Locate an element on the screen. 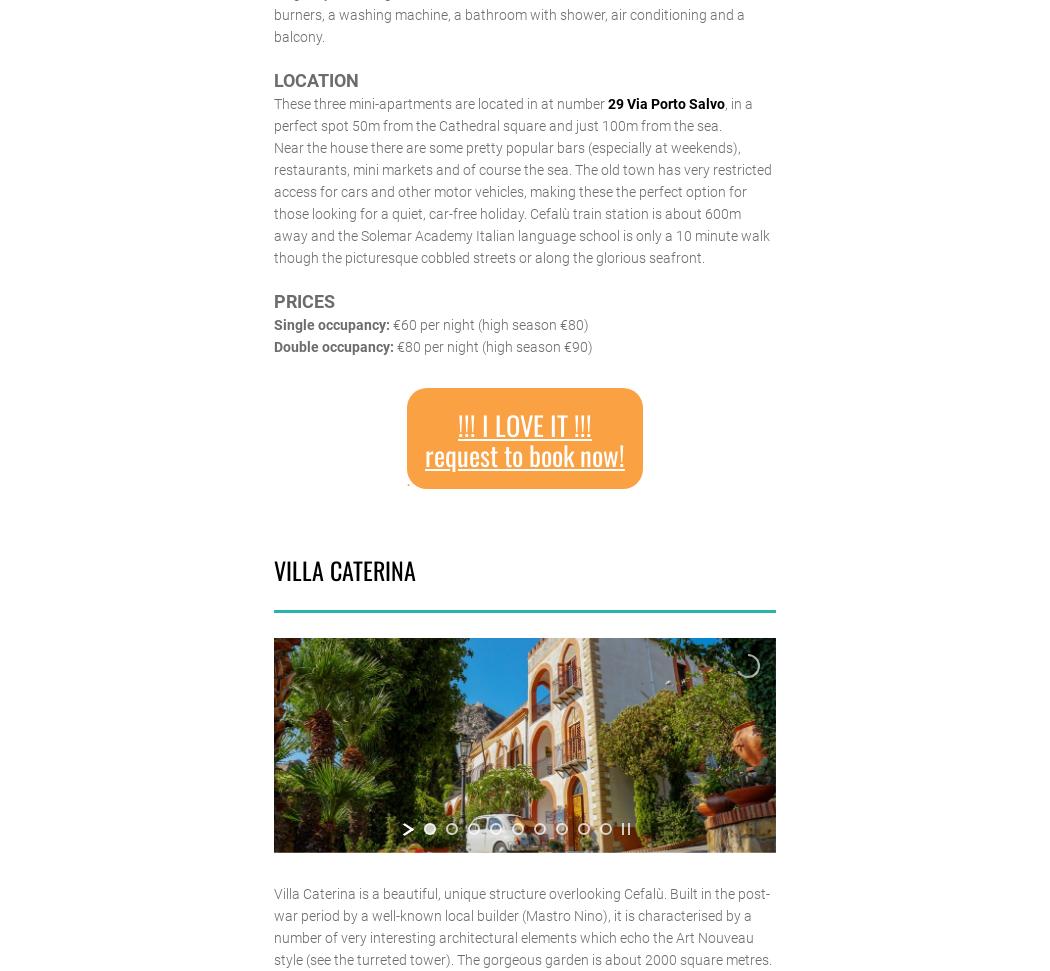  '€60 per night (high season €80)' is located at coordinates (488, 324).